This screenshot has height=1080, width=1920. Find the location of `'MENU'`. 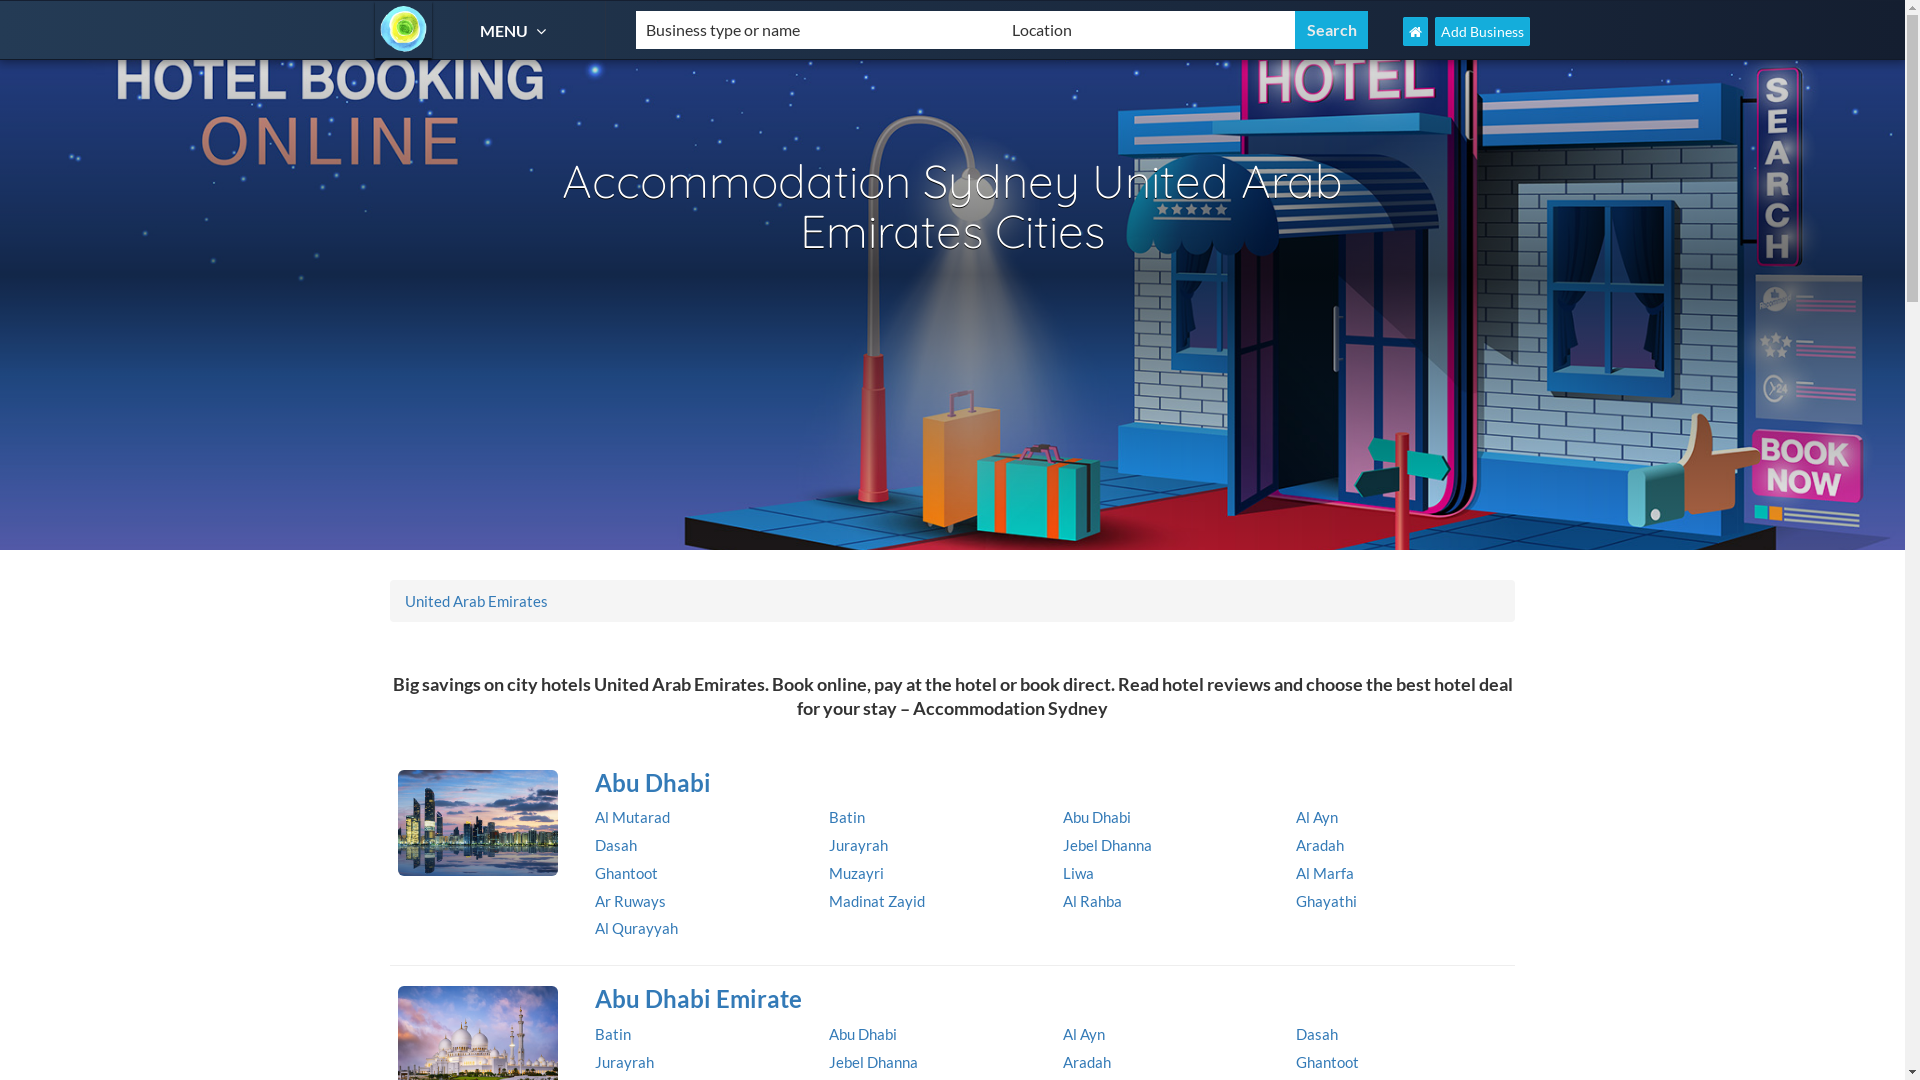

'MENU' is located at coordinates (480, 30).